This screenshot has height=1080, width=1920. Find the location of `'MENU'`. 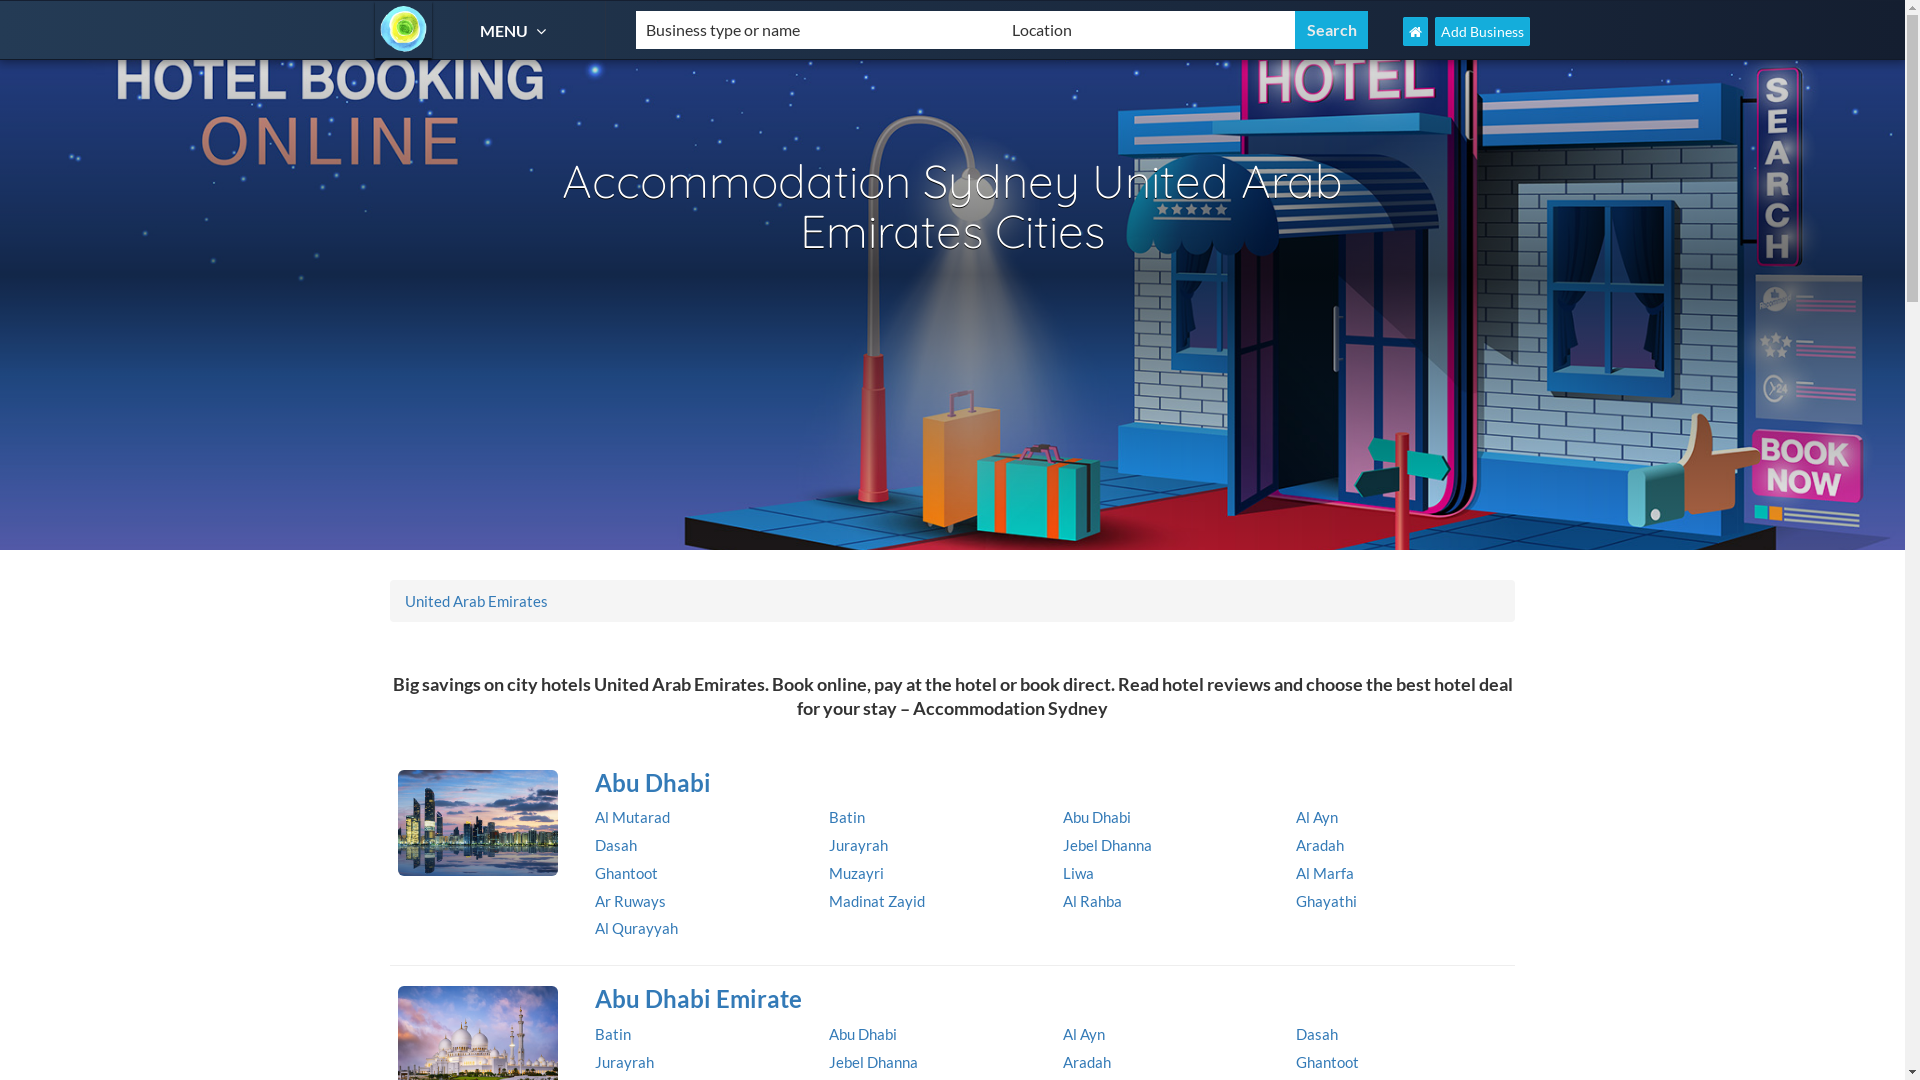

'MENU' is located at coordinates (480, 30).